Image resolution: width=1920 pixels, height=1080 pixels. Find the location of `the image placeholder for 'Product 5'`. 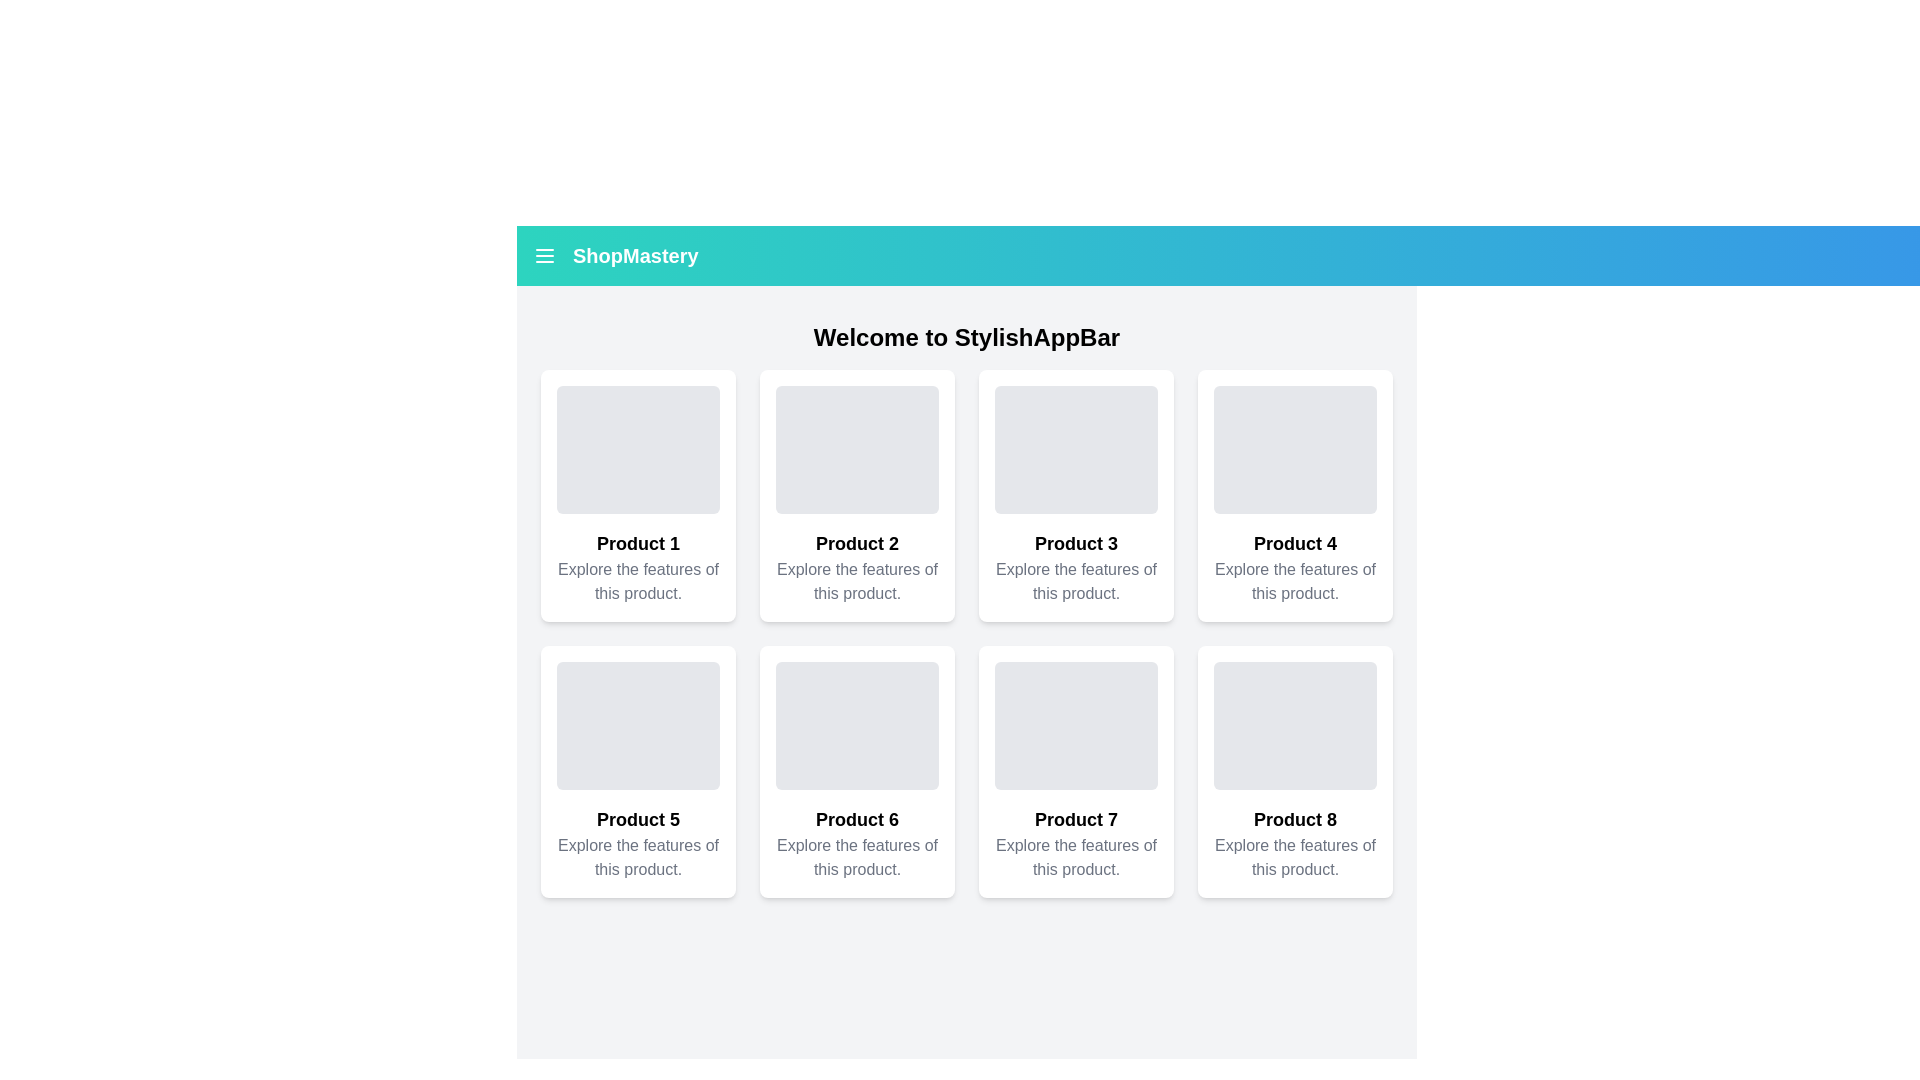

the image placeholder for 'Product 5' is located at coordinates (637, 725).